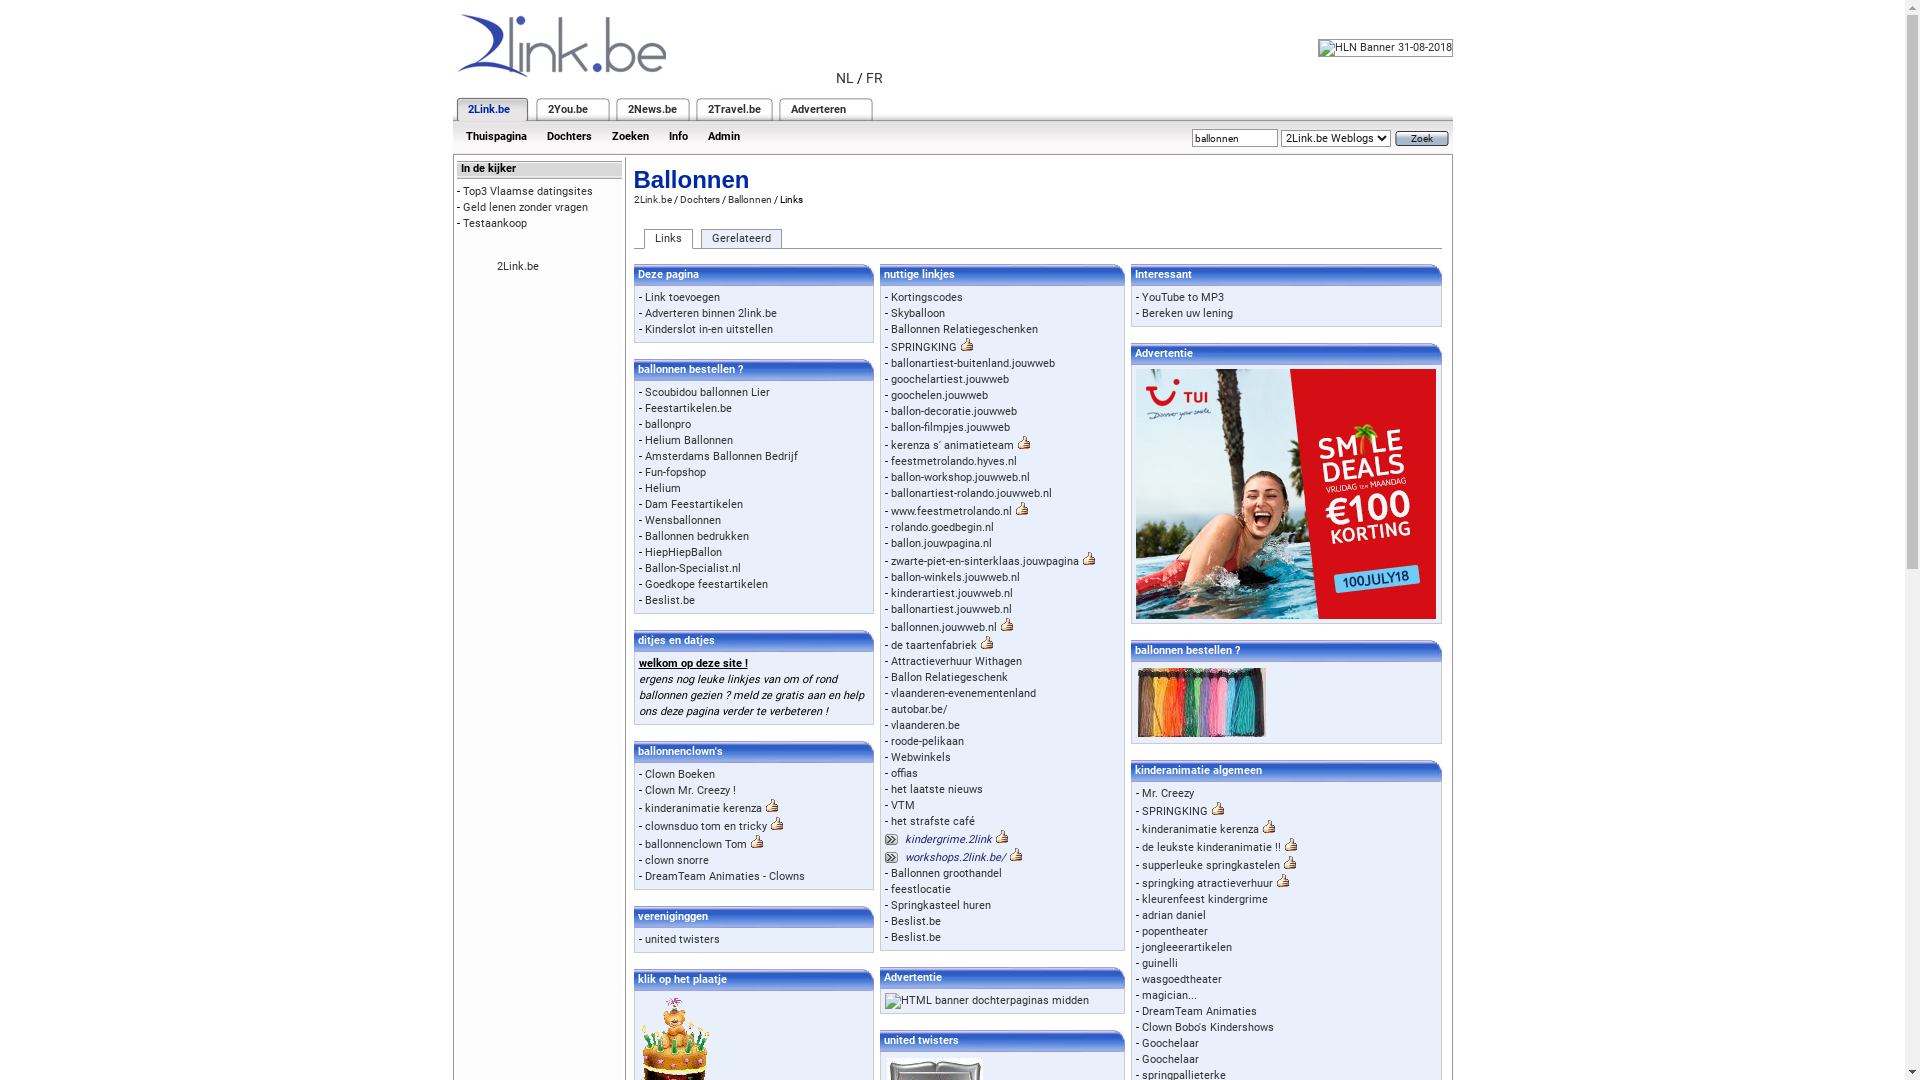  Describe the element at coordinates (720, 456) in the screenshot. I see `'Amsterdams Ballonnen Bedrijf'` at that location.